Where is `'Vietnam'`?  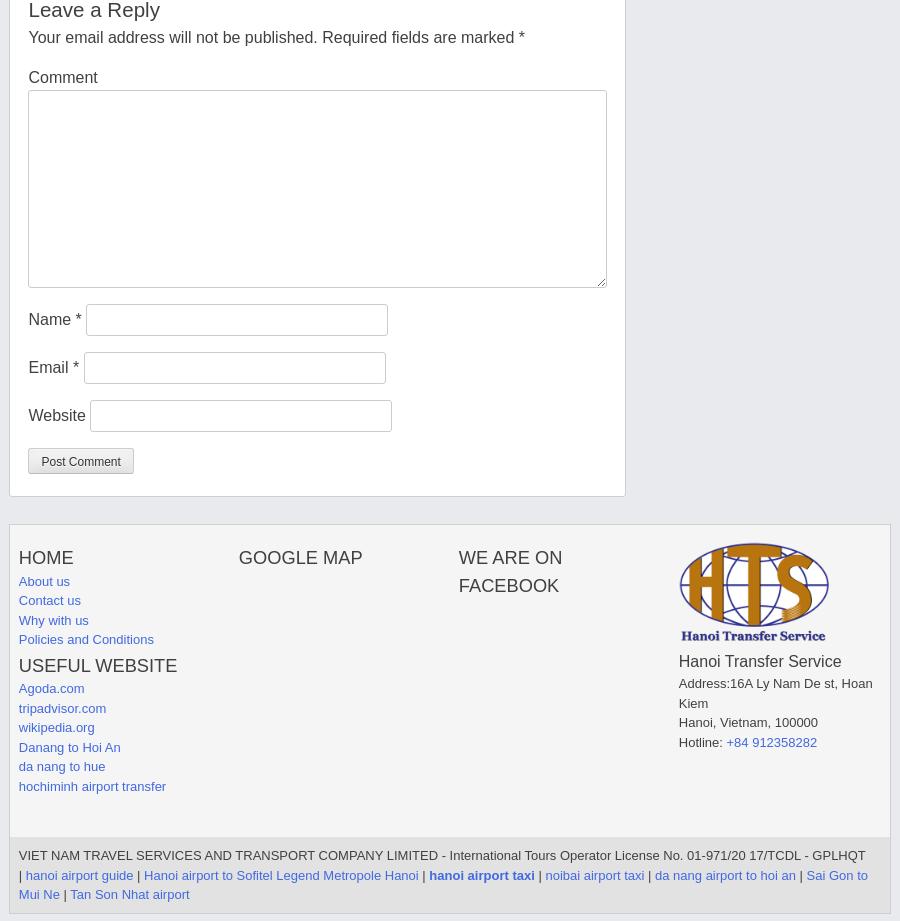 'Vietnam' is located at coordinates (742, 722).